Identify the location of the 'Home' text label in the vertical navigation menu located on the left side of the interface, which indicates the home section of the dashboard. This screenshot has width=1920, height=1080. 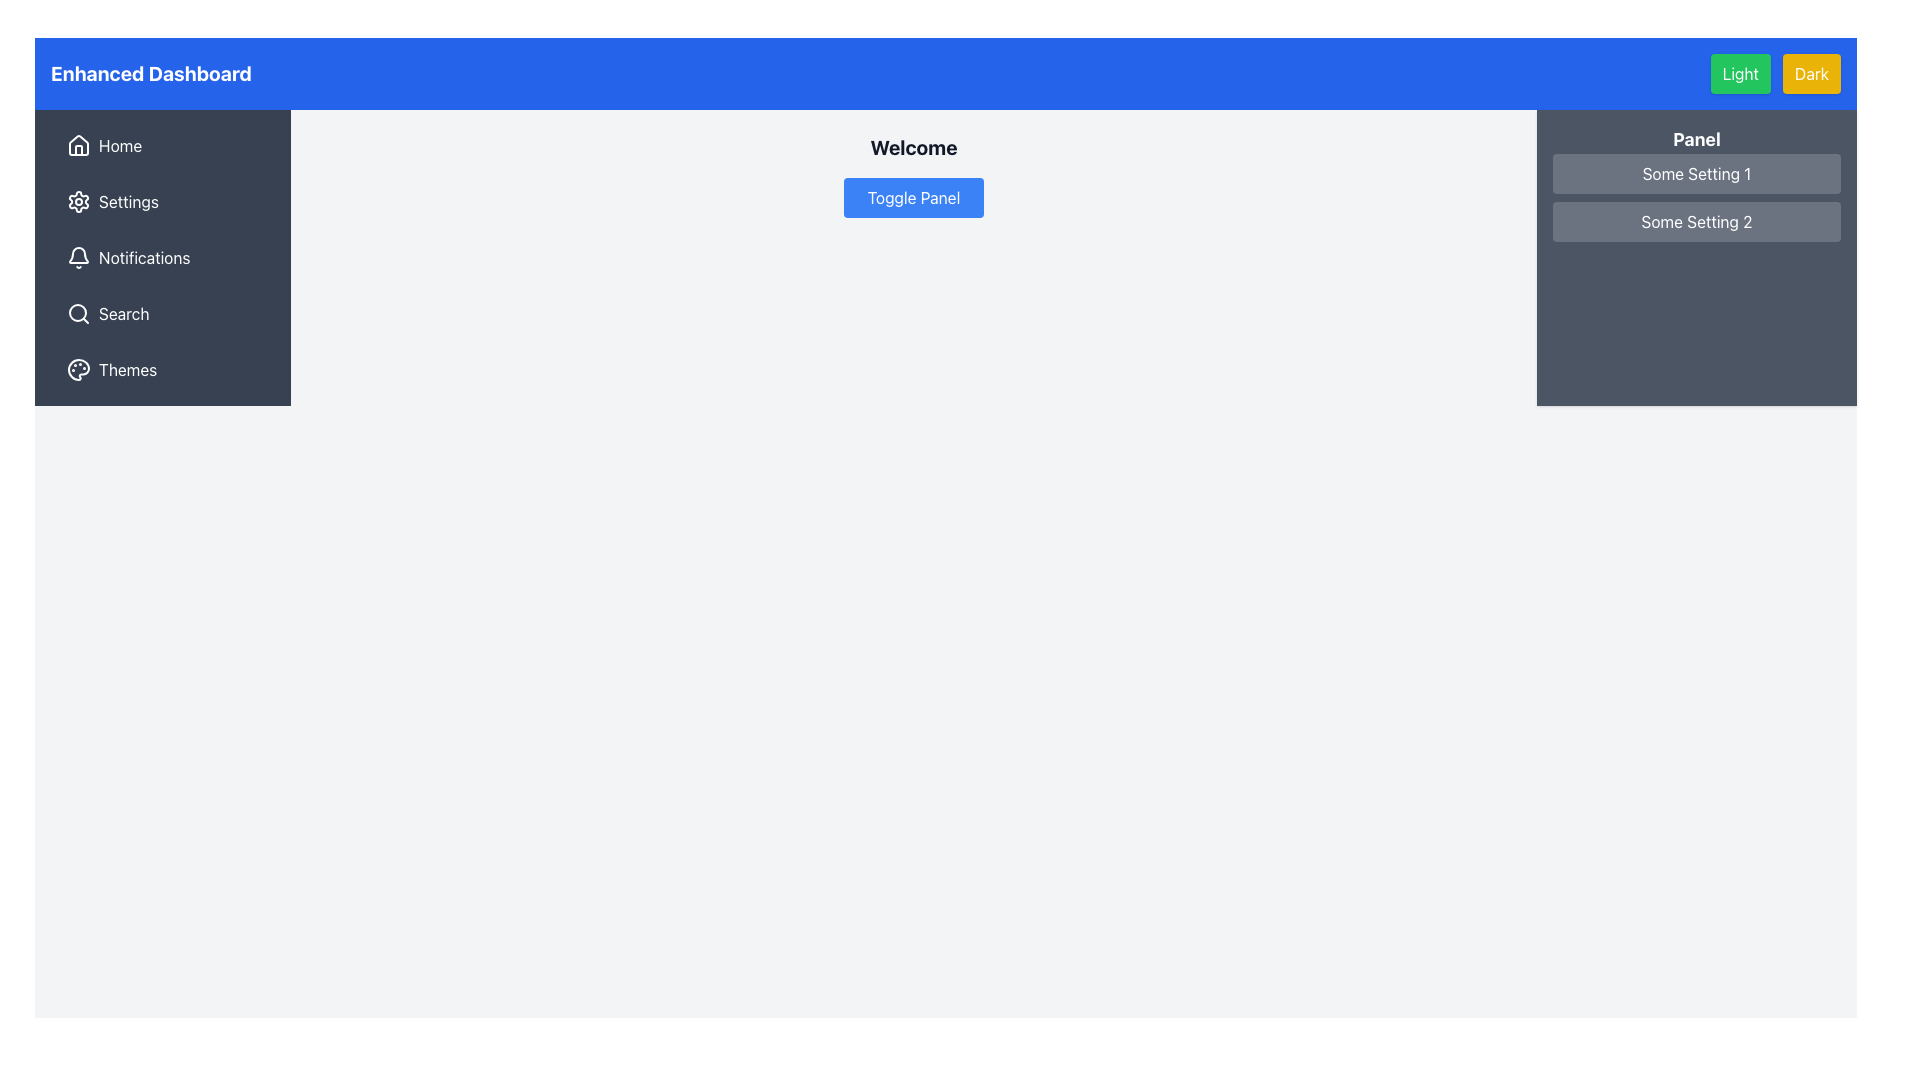
(119, 145).